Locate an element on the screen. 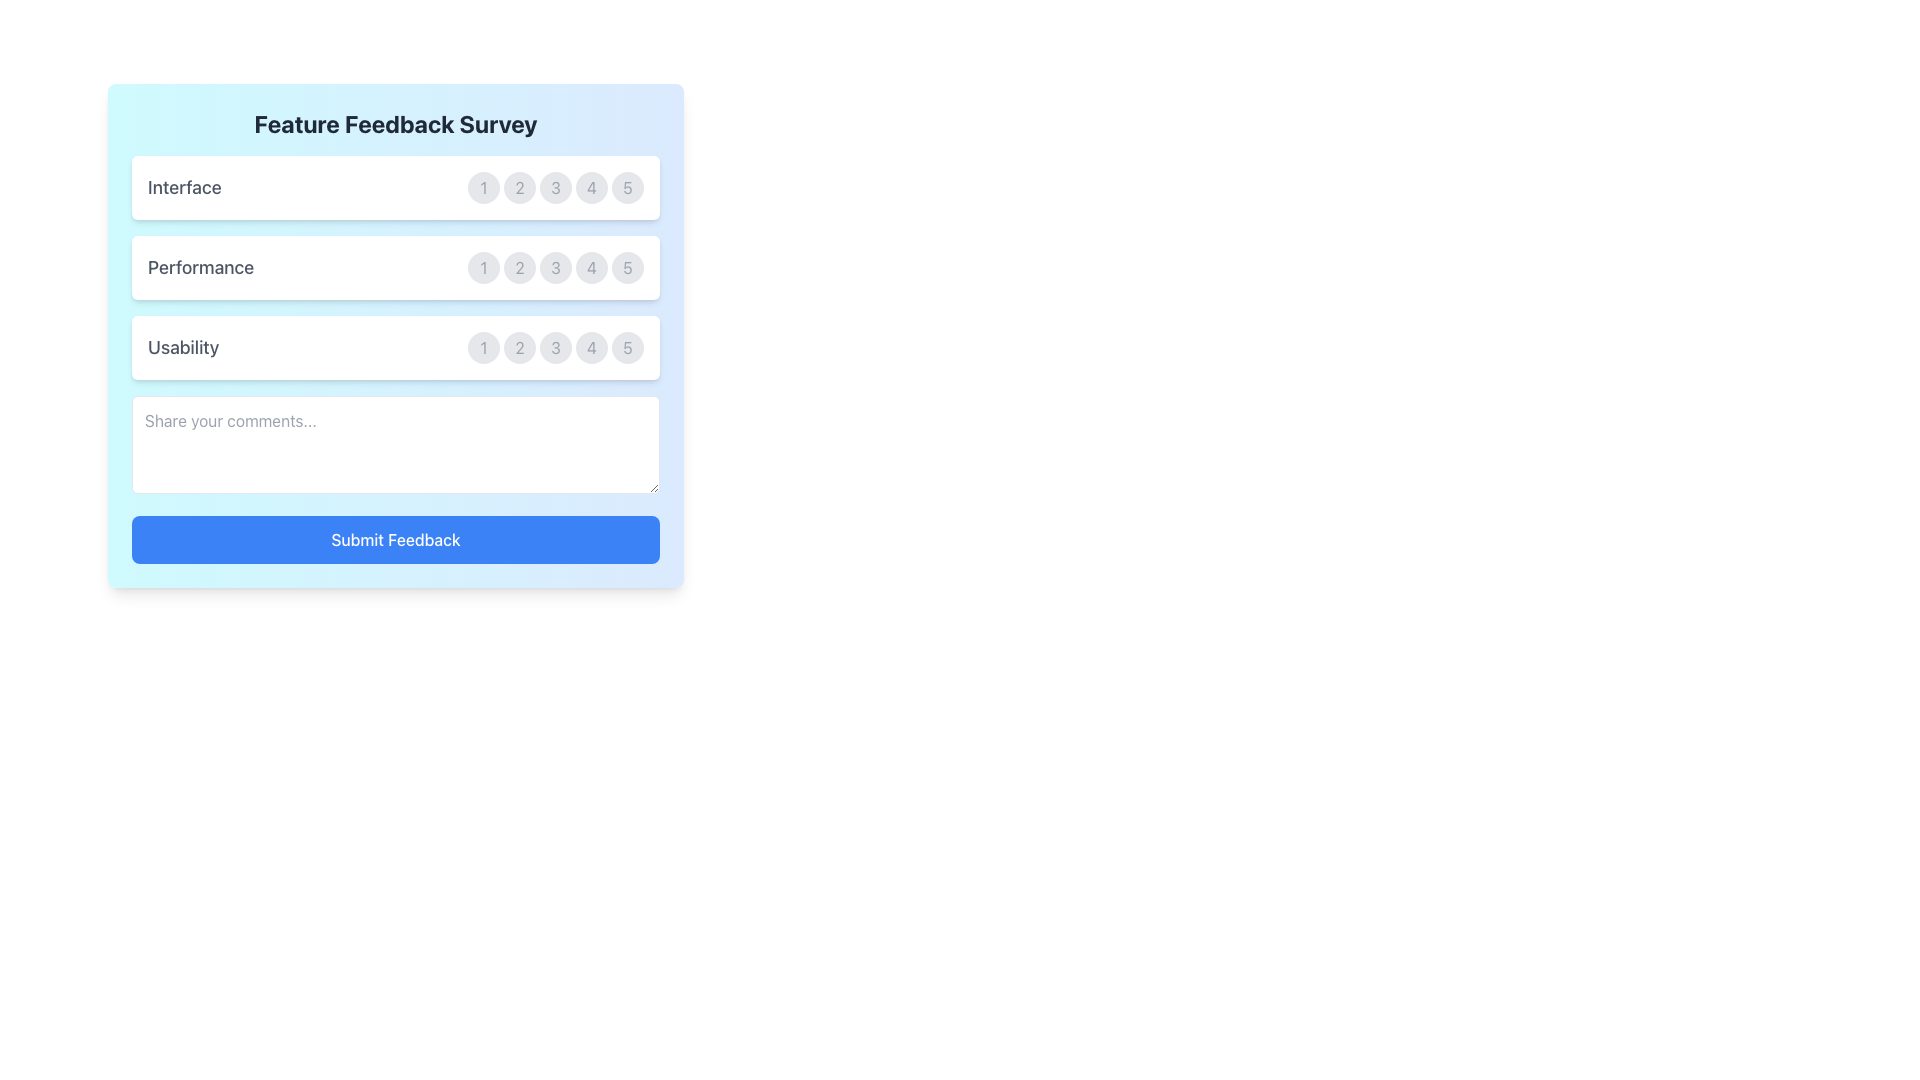 Image resolution: width=1920 pixels, height=1080 pixels. the '4' rating button in the 'Performance' category is located at coordinates (590, 266).